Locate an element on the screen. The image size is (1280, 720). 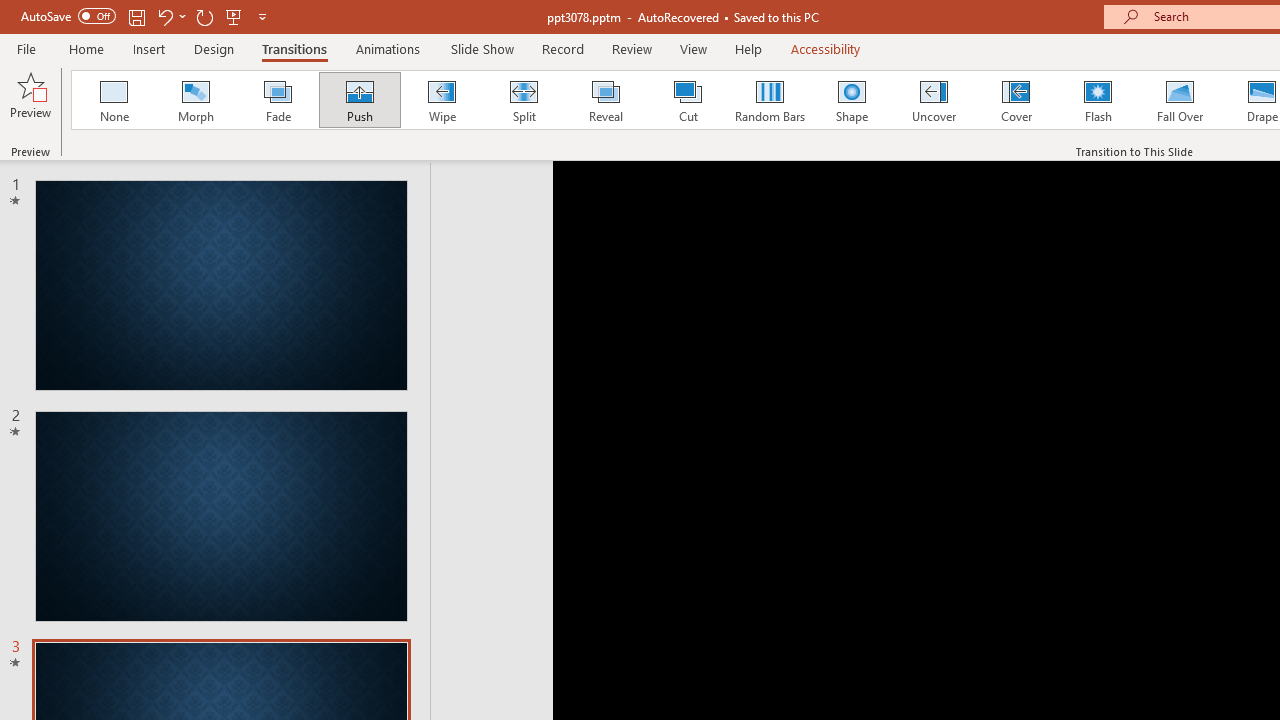
'Wipe' is located at coordinates (440, 100).